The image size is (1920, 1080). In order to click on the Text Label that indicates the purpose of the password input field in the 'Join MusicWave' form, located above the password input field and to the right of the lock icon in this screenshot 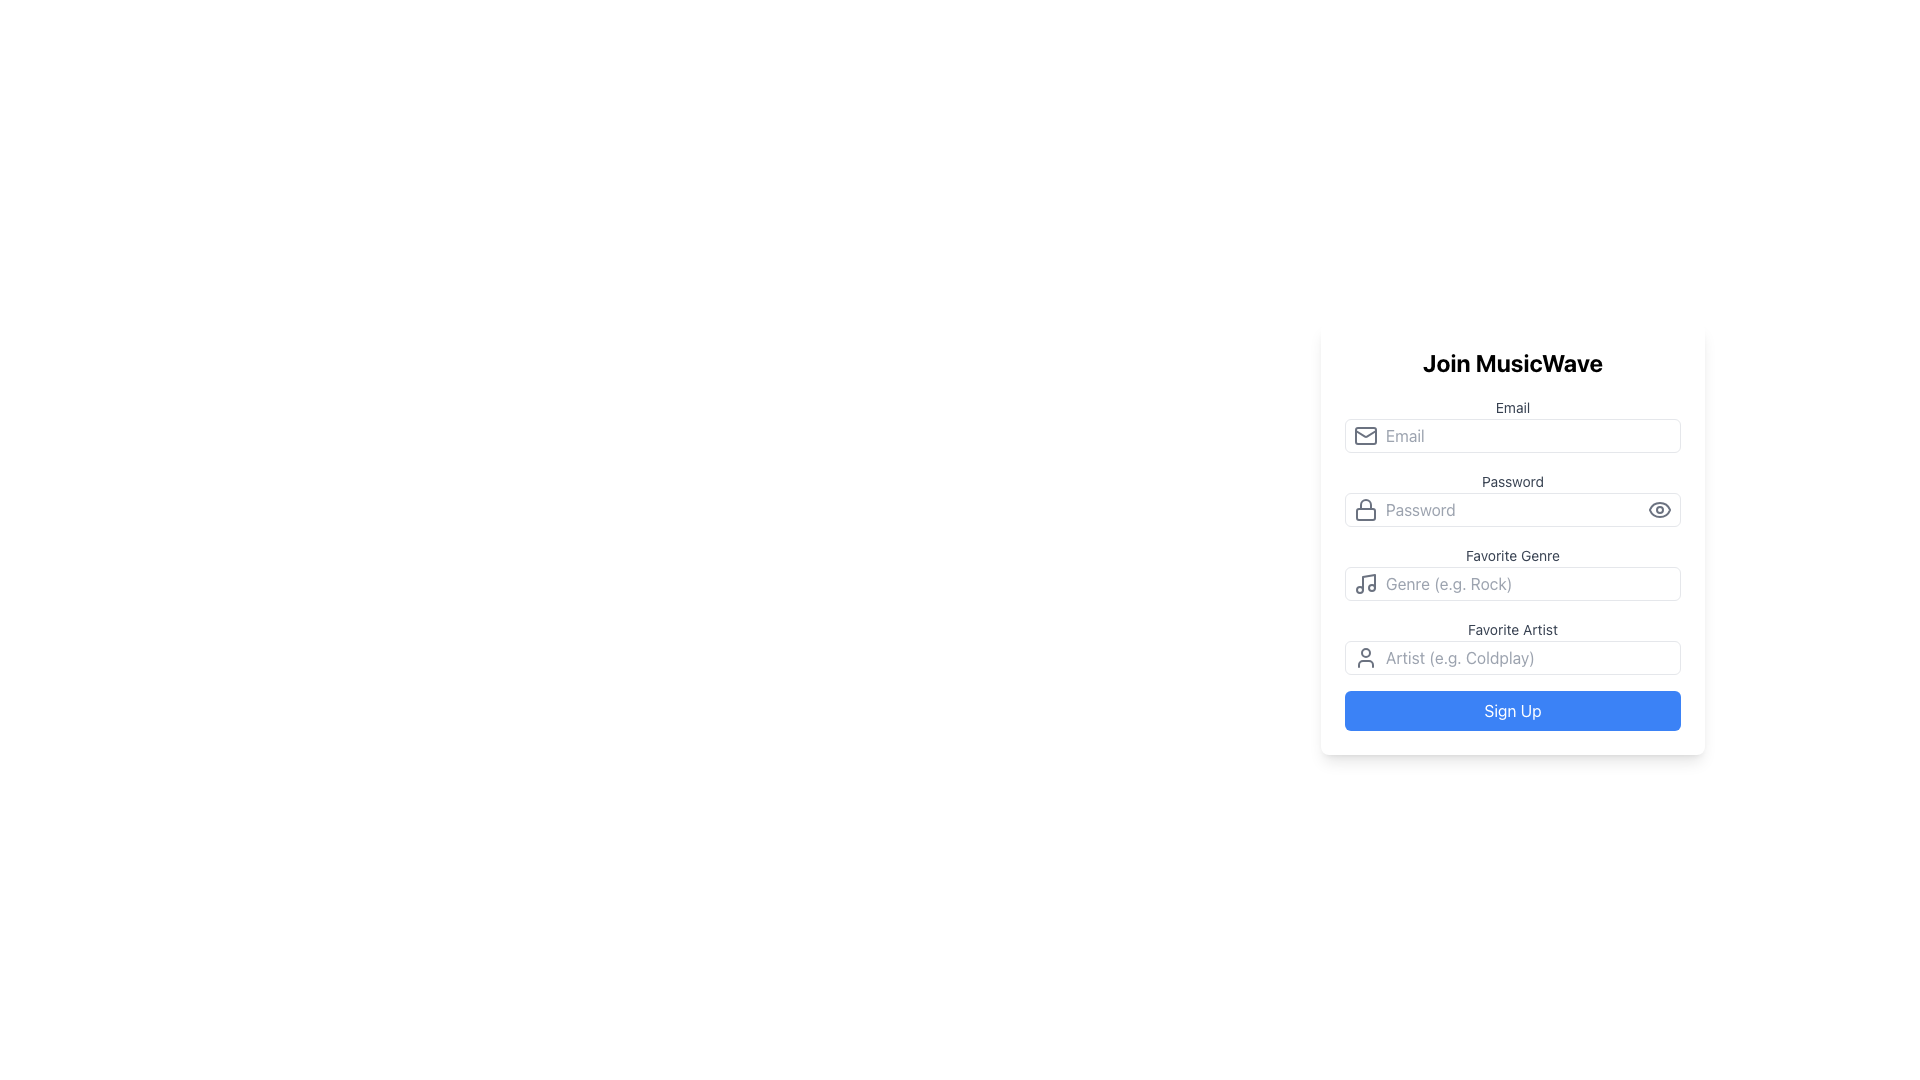, I will do `click(1512, 481)`.